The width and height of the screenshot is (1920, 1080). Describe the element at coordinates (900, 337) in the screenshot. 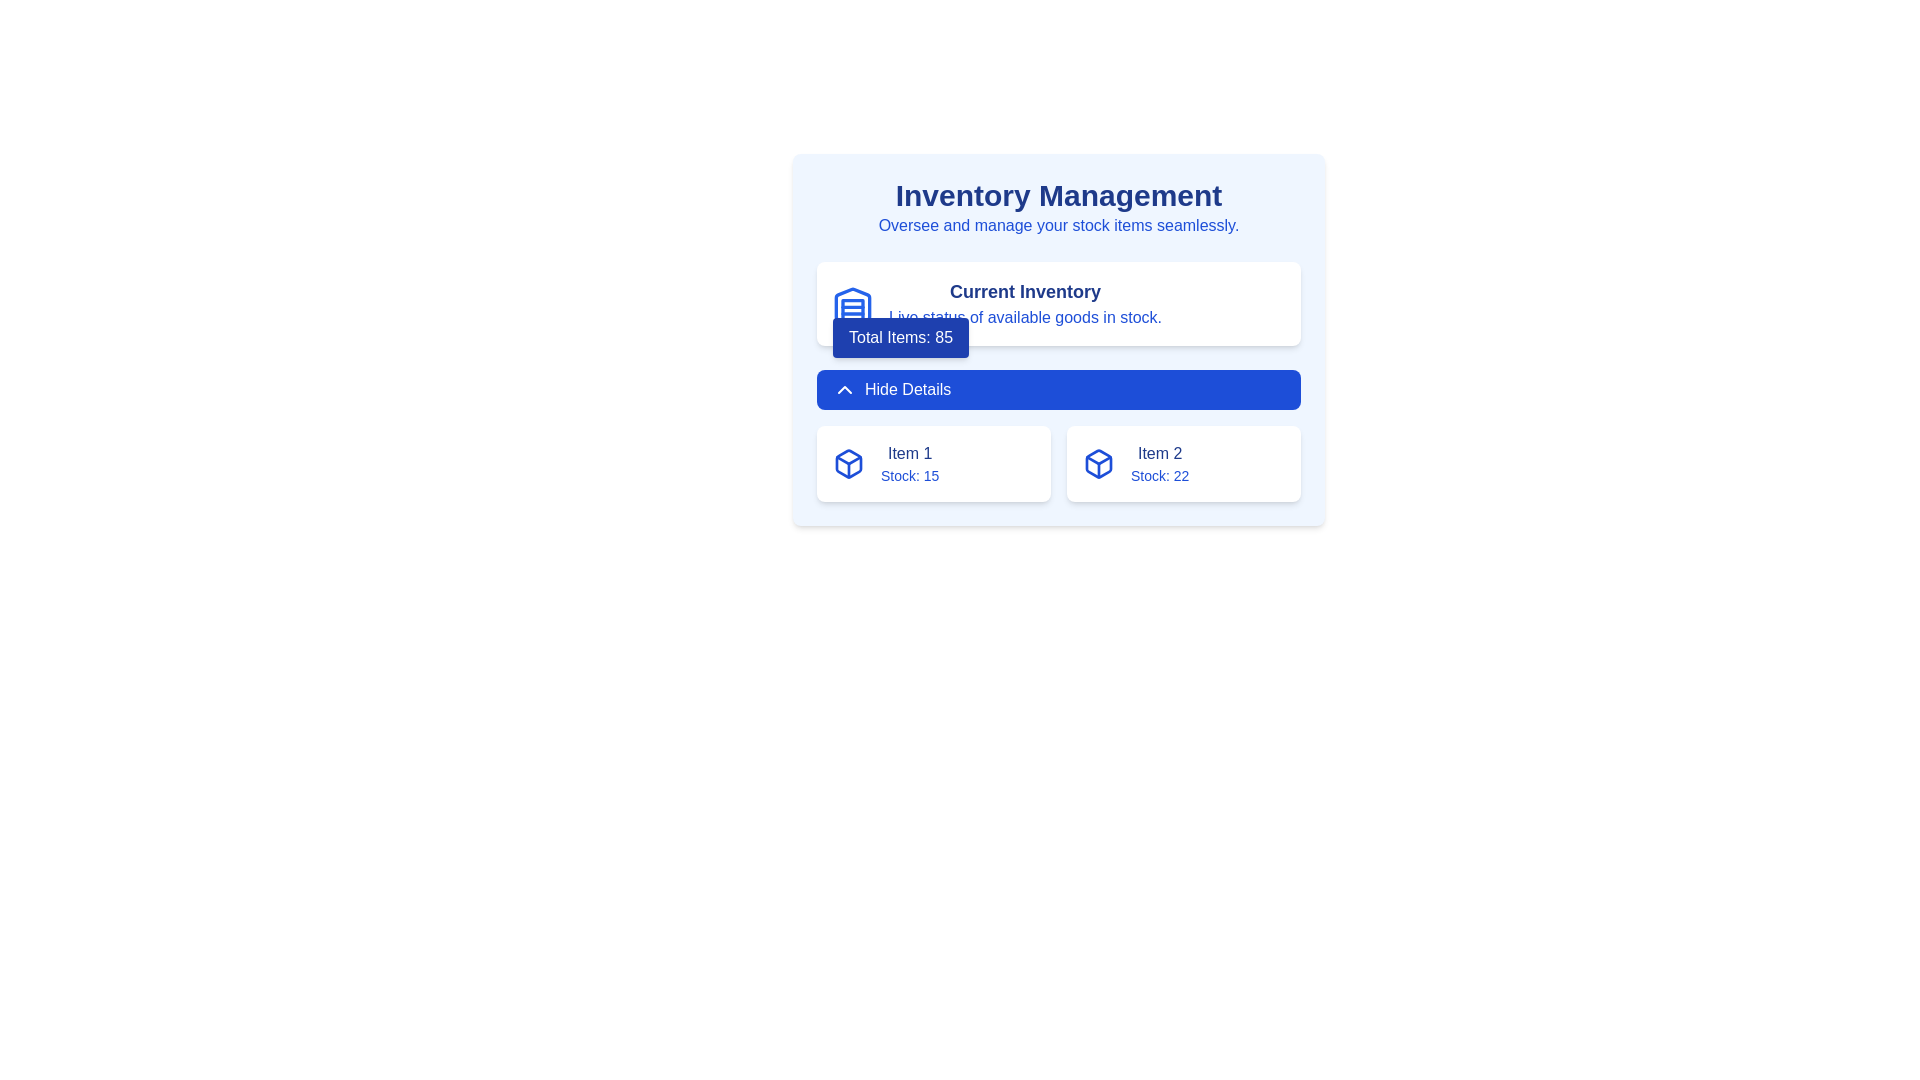

I see `the Text Display Box showing 'Total Items: 85' for additional information` at that location.